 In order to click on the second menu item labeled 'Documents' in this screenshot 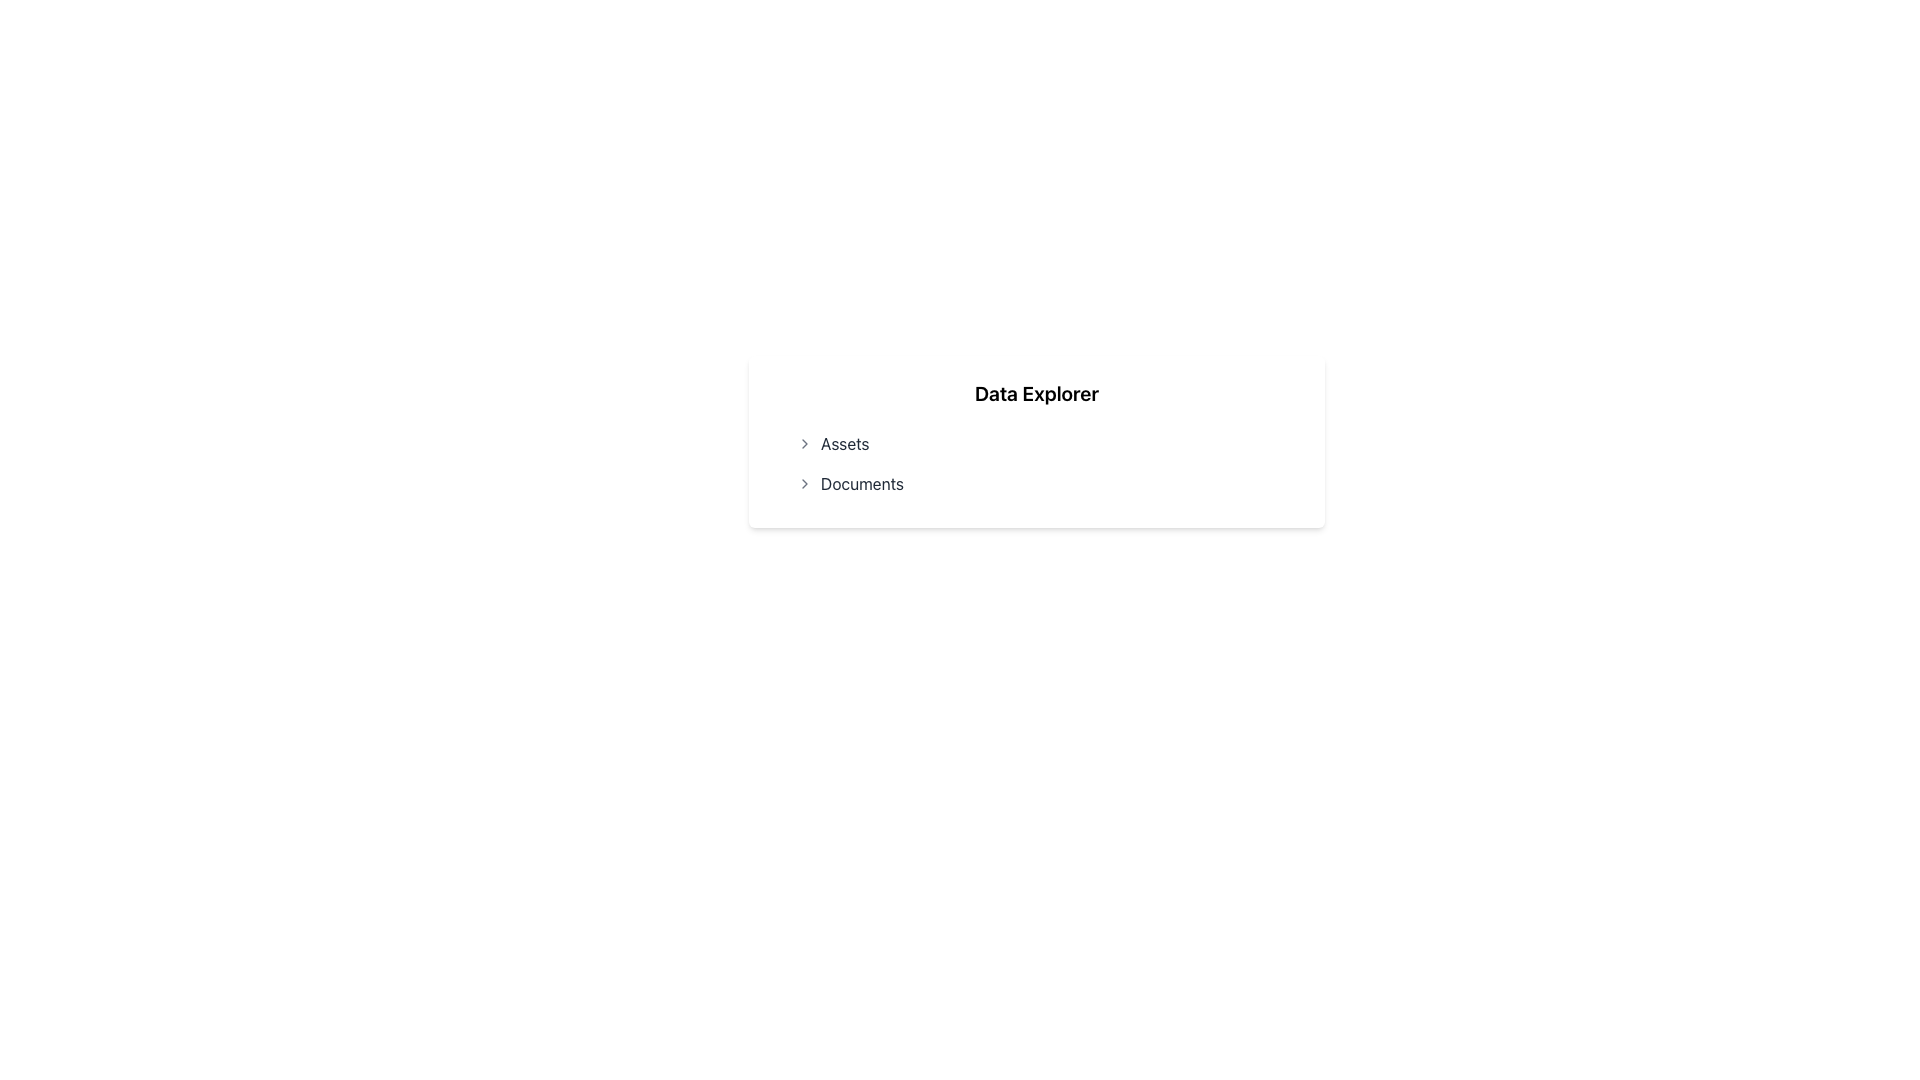, I will do `click(1036, 483)`.